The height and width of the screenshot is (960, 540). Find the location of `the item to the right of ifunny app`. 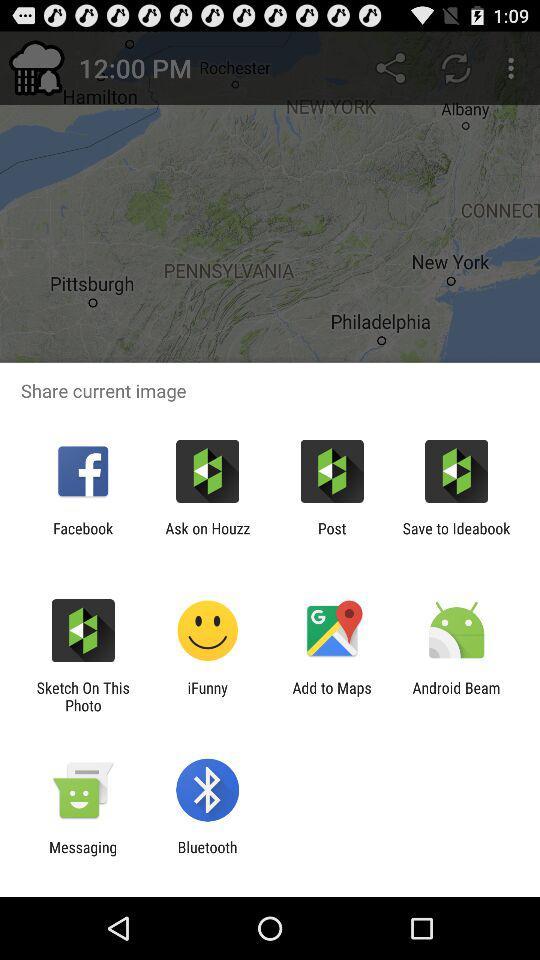

the item to the right of ifunny app is located at coordinates (332, 696).